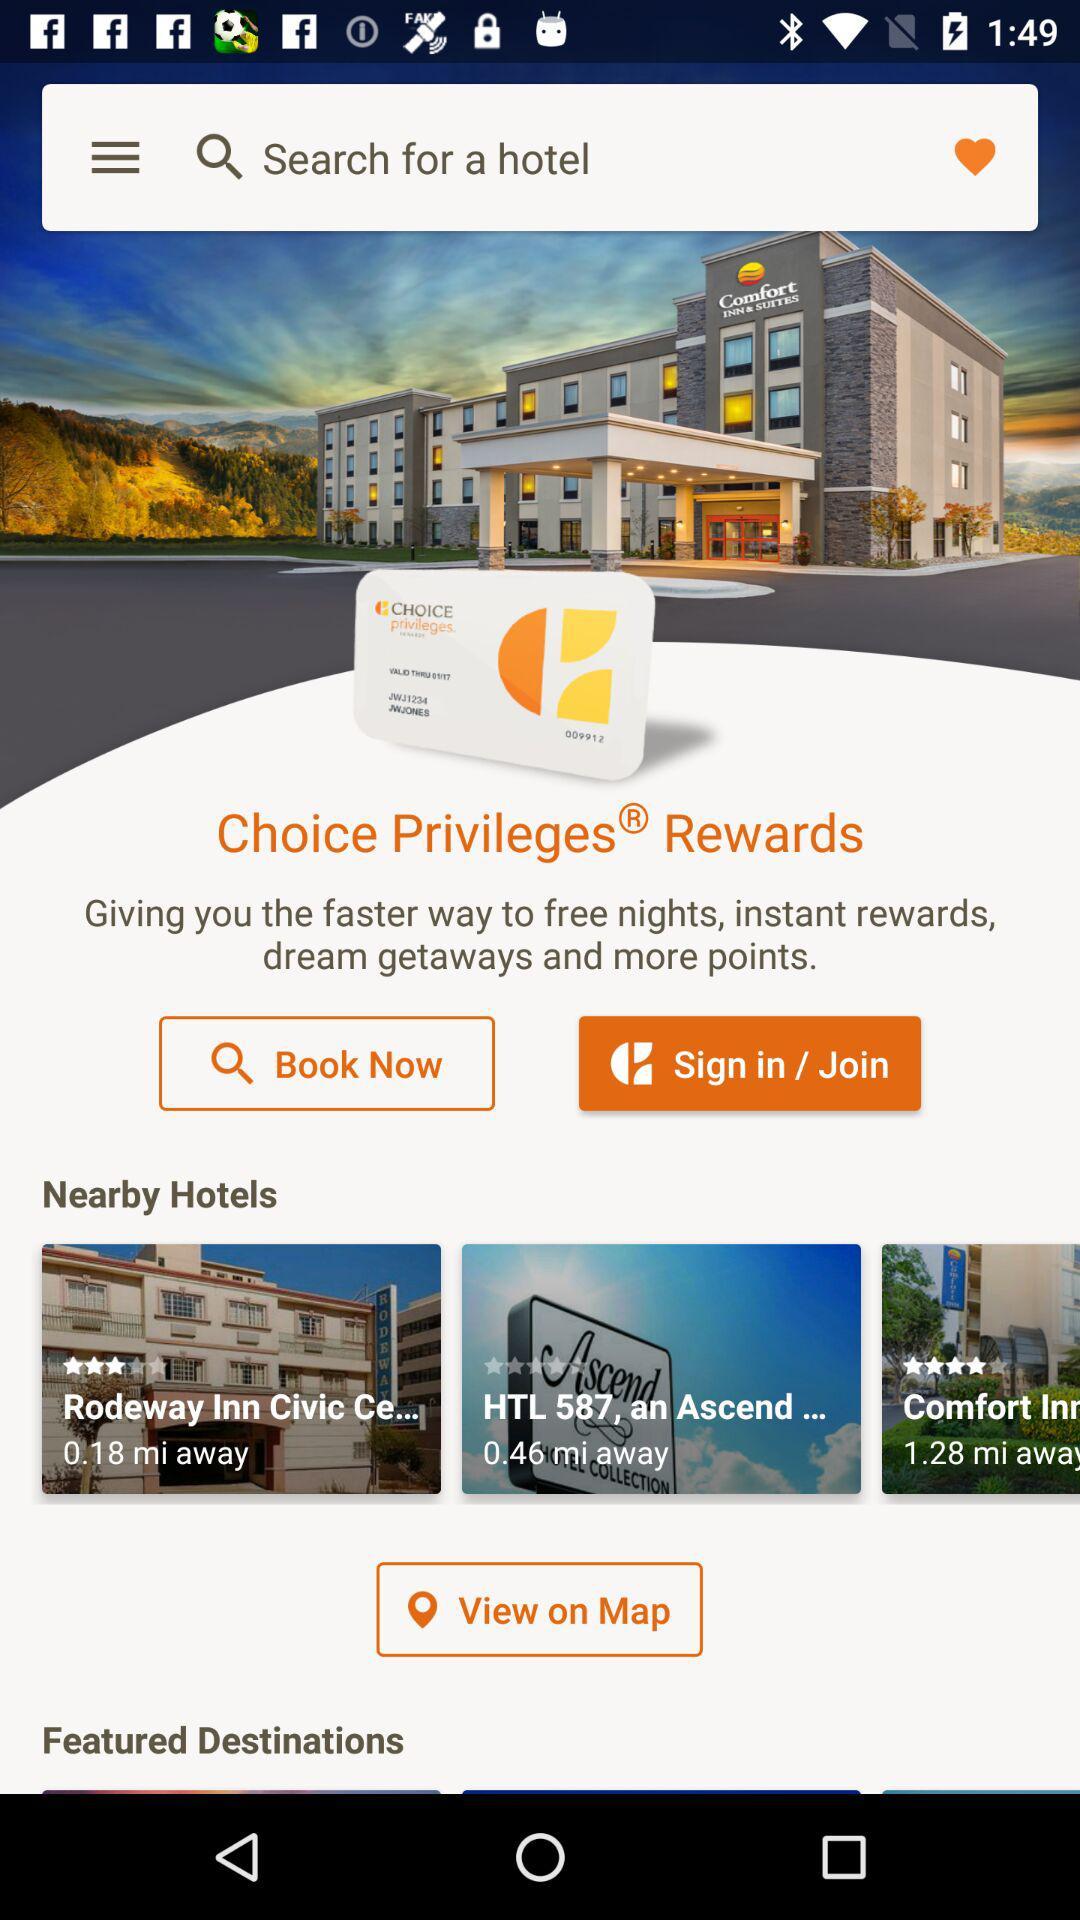 The width and height of the screenshot is (1080, 1920). What do you see at coordinates (661, 1368) in the screenshot?
I see `check location` at bounding box center [661, 1368].